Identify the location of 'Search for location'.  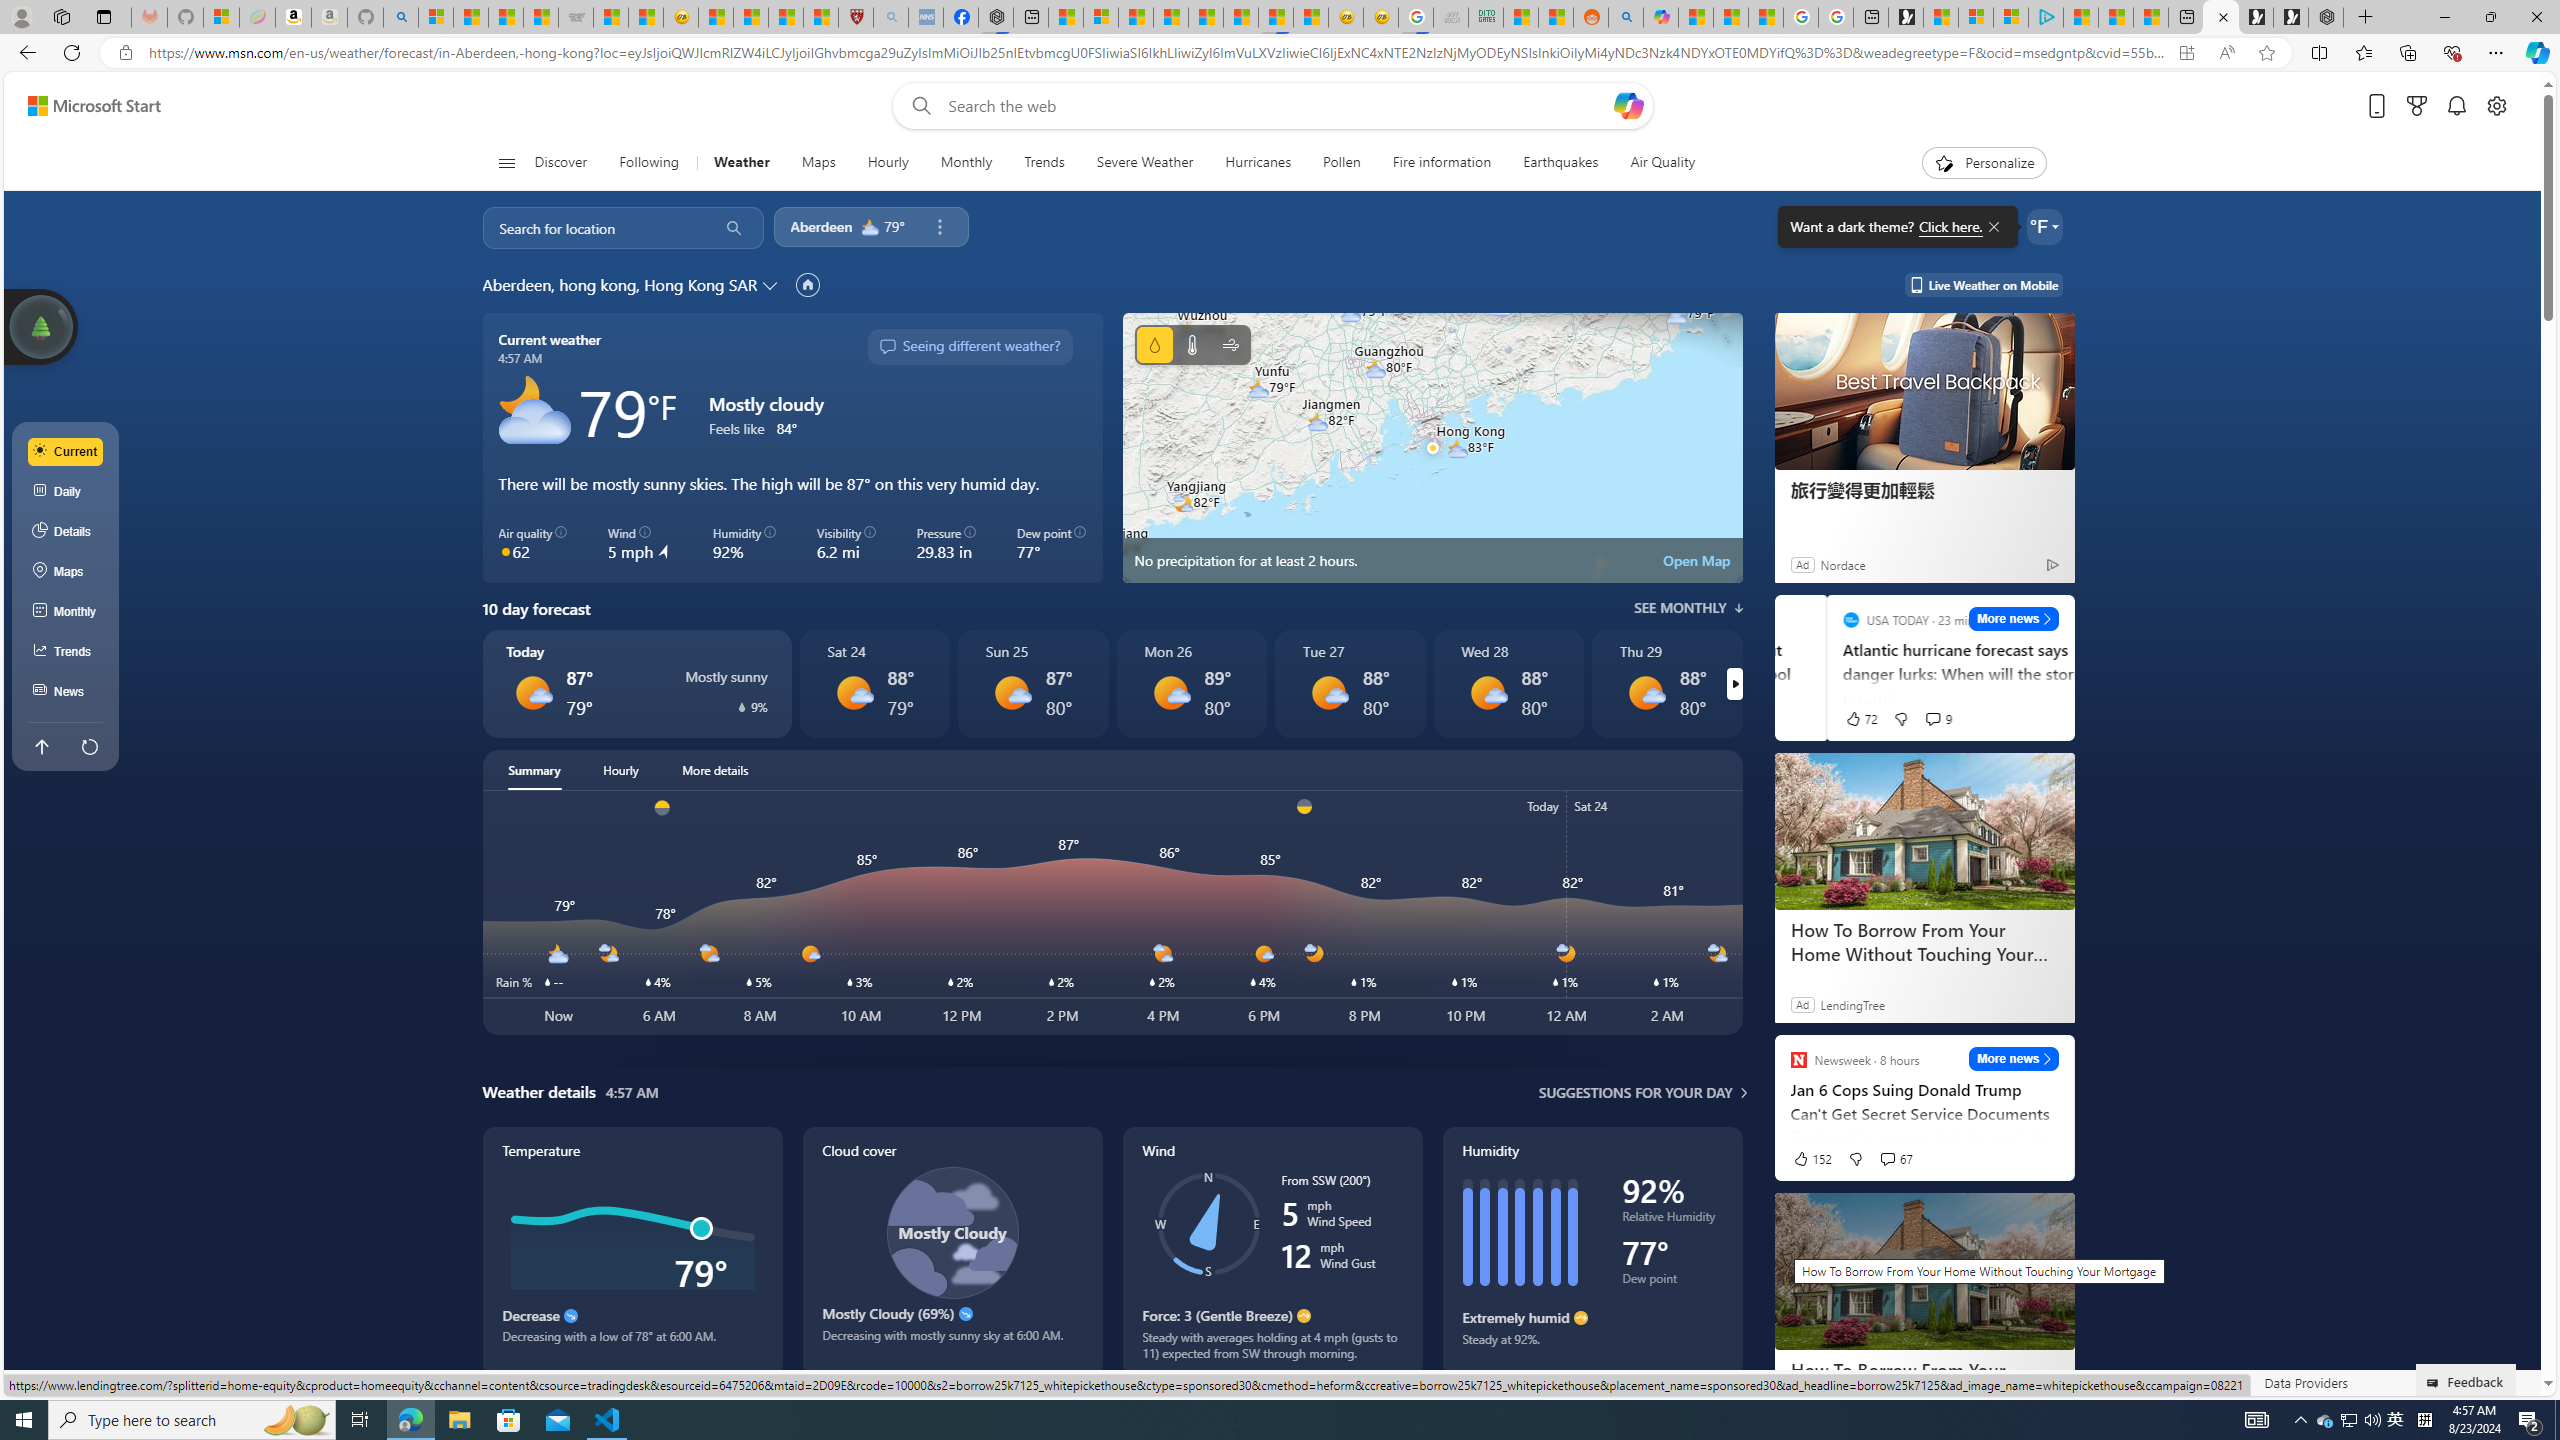
(592, 226).